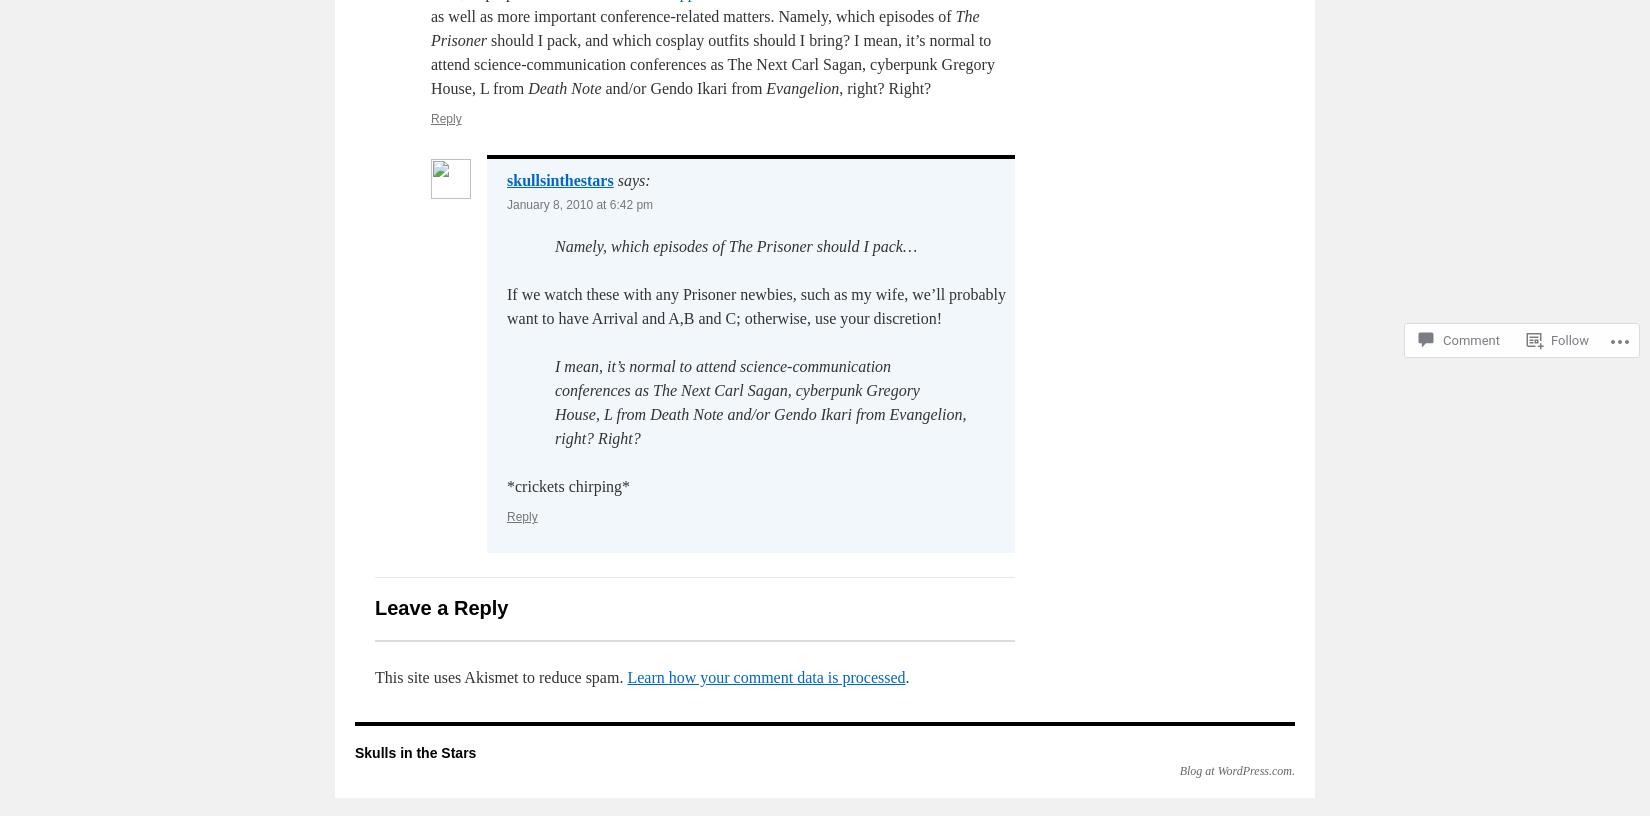  What do you see at coordinates (563, 87) in the screenshot?
I see `'Death Note'` at bounding box center [563, 87].